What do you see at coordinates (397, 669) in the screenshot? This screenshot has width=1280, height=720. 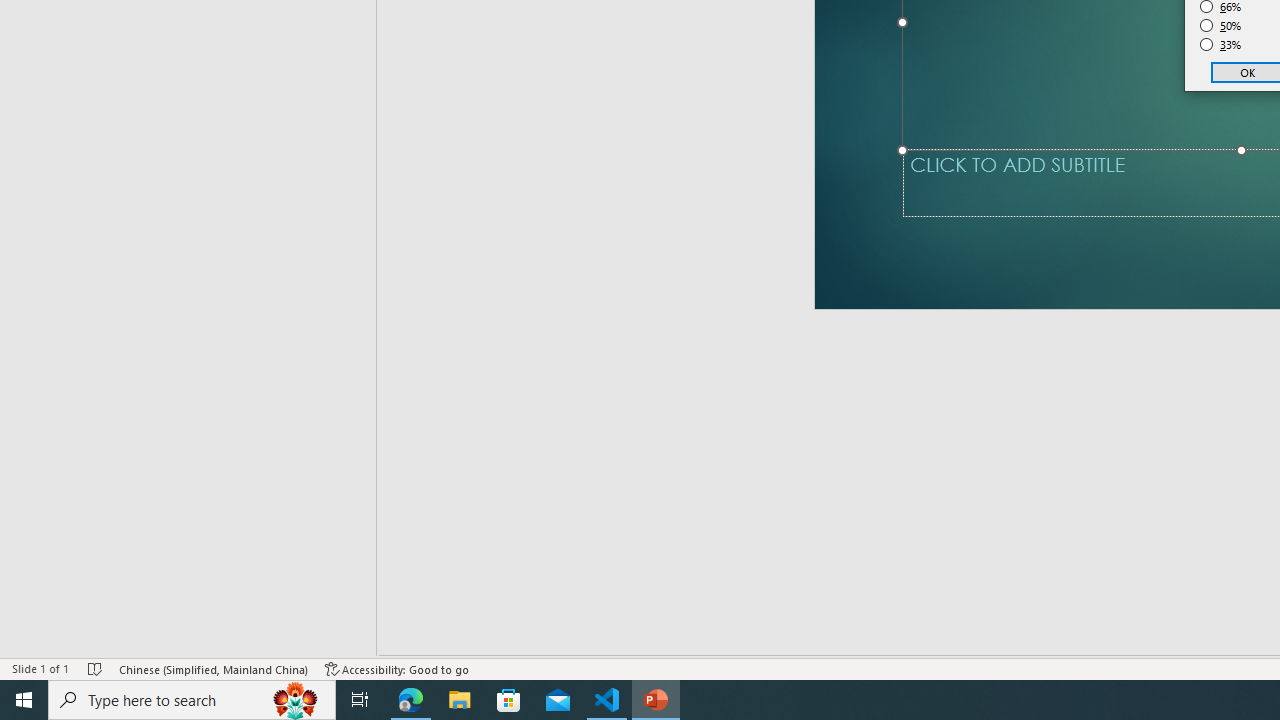 I see `'Accessibility Checker Accessibility: Good to go'` at bounding box center [397, 669].